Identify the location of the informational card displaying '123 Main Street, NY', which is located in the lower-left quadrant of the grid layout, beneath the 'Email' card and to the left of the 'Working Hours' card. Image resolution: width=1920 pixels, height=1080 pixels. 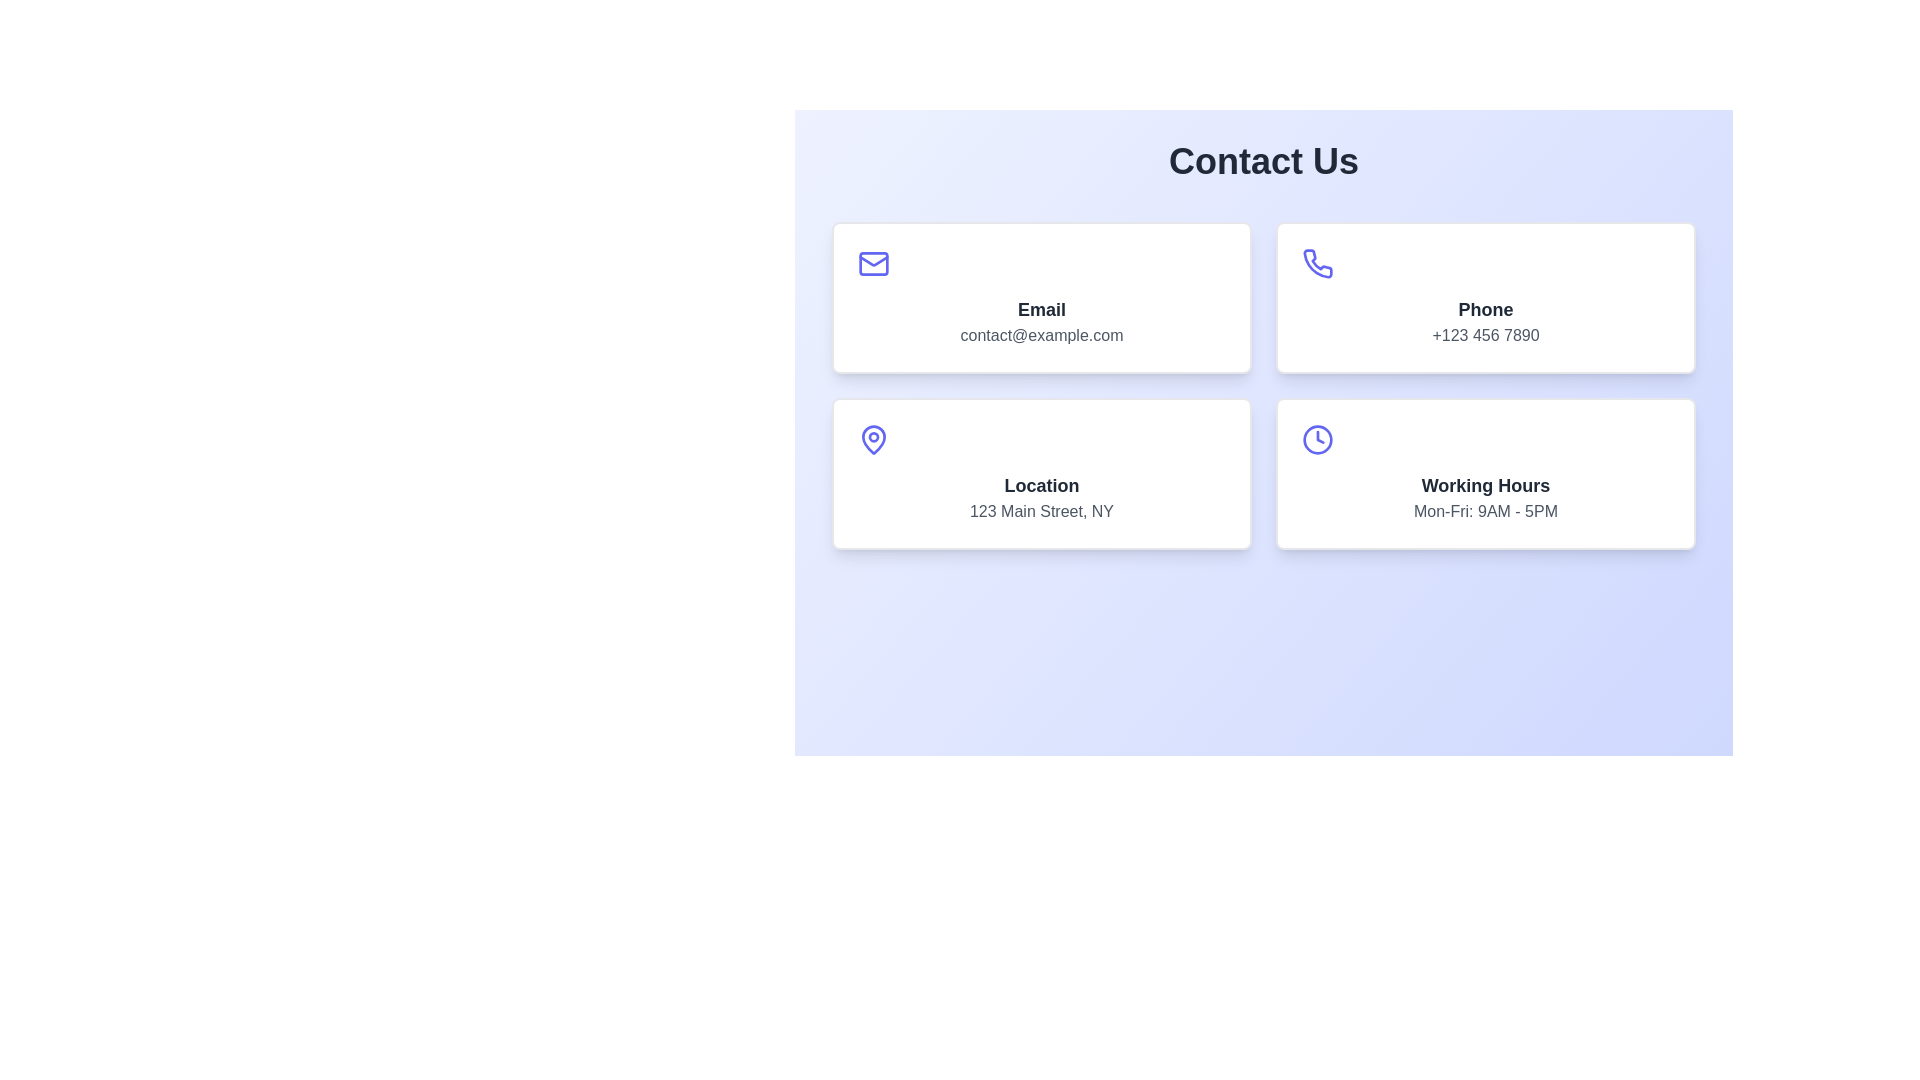
(1040, 474).